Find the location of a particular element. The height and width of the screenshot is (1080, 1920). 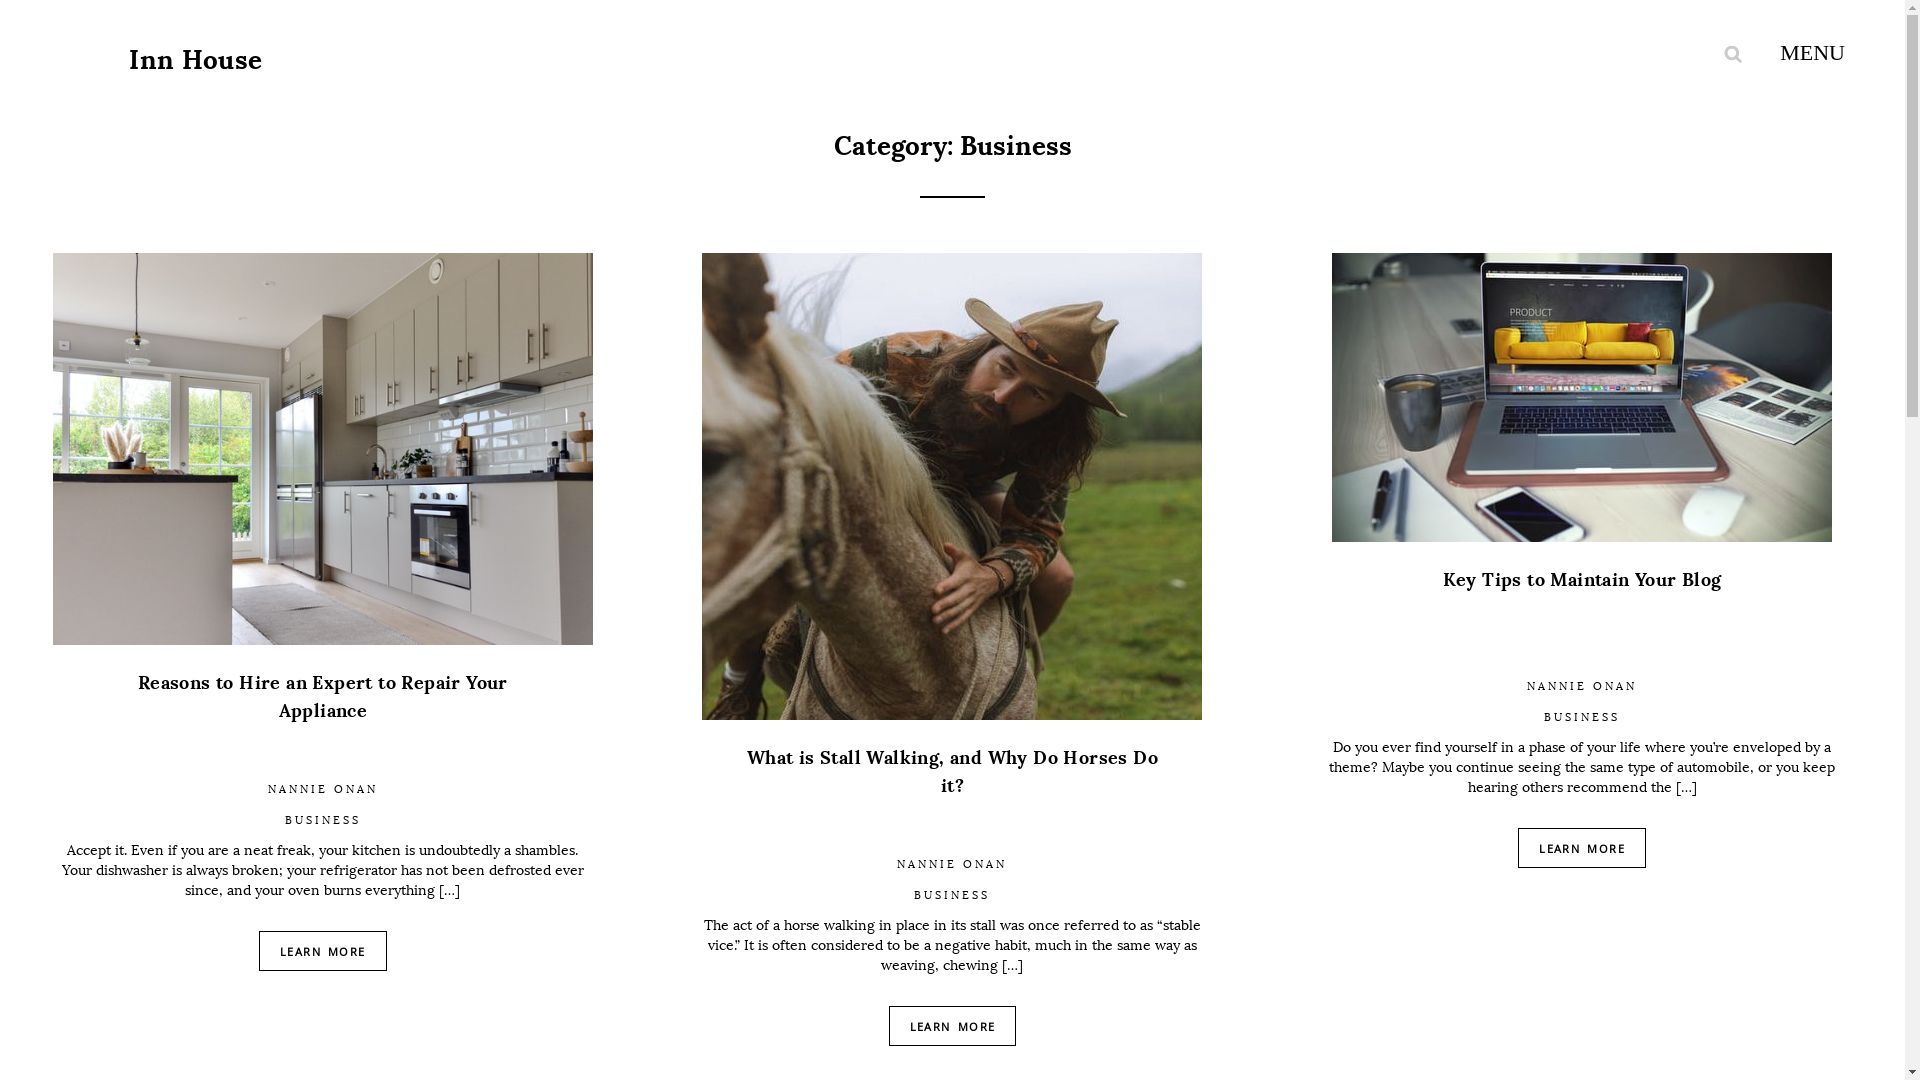

'BUSINESS' is located at coordinates (322, 820).